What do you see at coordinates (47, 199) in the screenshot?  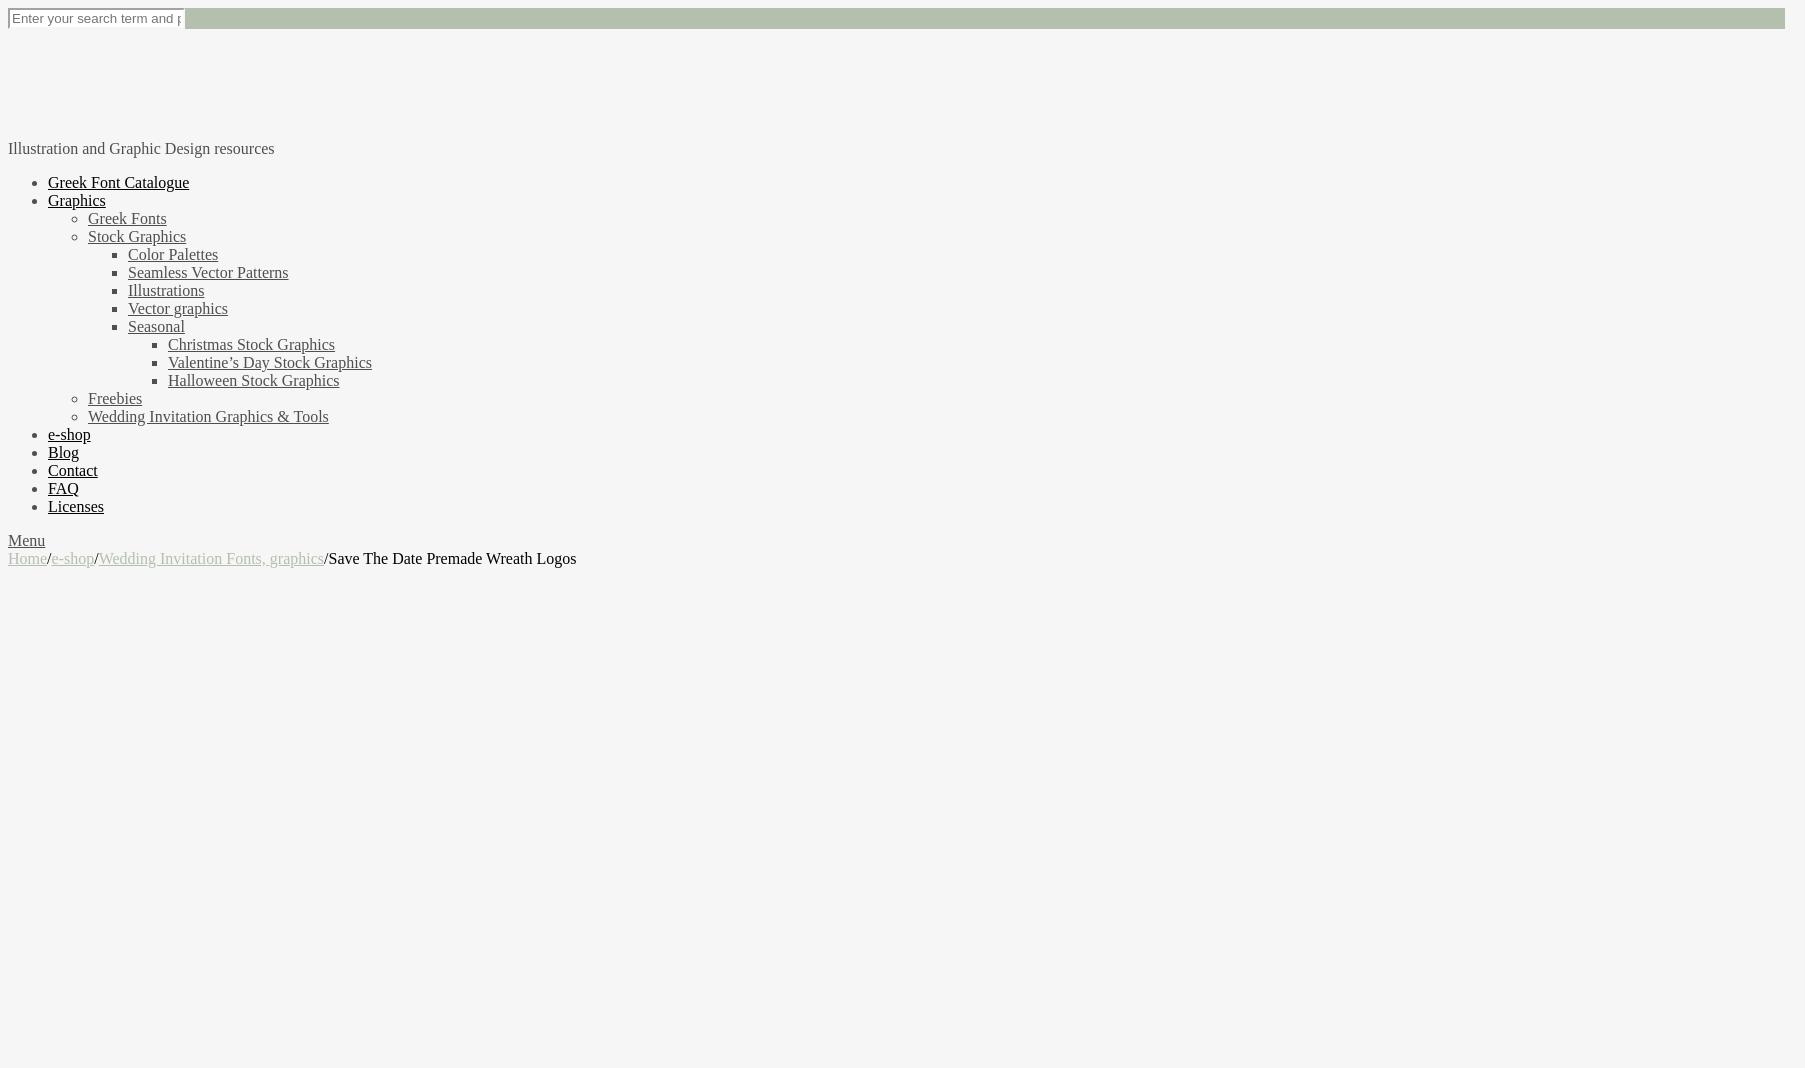 I see `'Graphics'` at bounding box center [47, 199].